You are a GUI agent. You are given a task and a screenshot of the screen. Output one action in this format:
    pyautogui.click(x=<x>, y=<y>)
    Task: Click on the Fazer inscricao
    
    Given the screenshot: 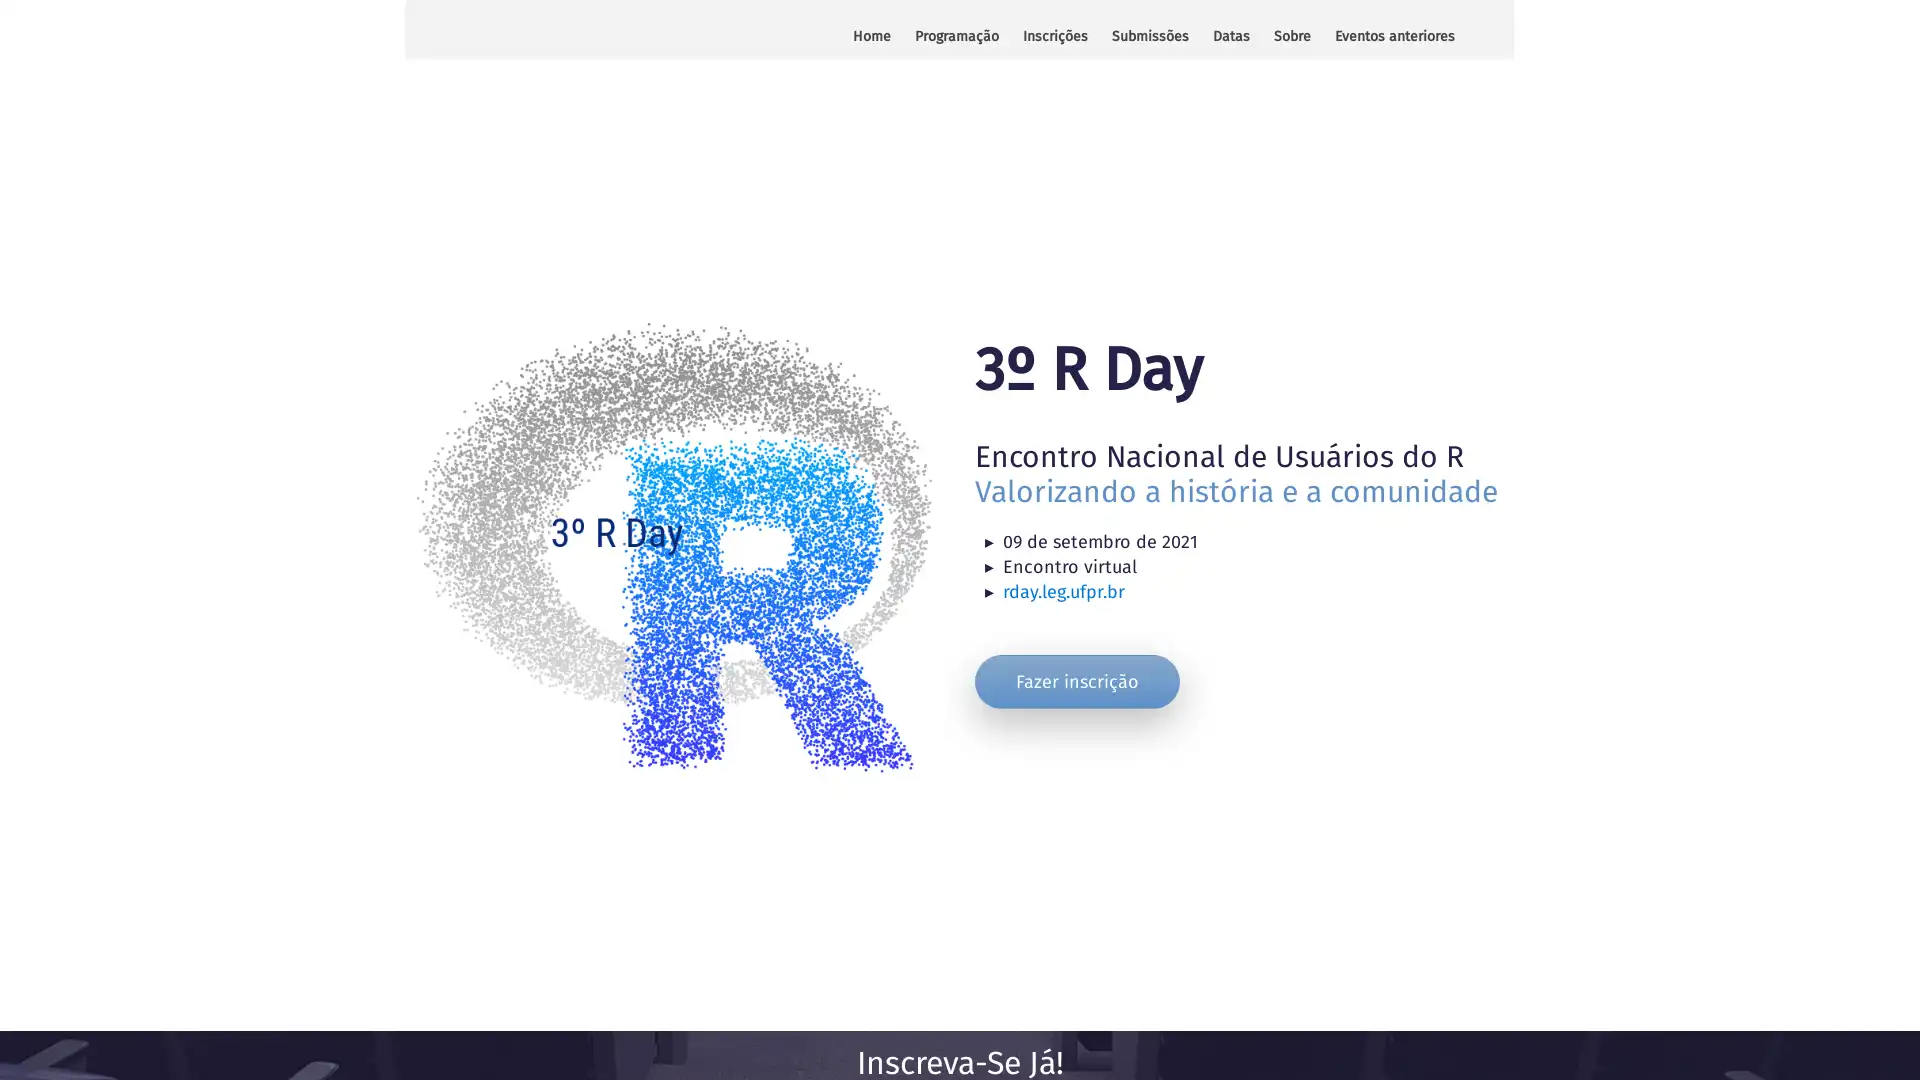 What is the action you would take?
    pyautogui.click(x=1076, y=680)
    